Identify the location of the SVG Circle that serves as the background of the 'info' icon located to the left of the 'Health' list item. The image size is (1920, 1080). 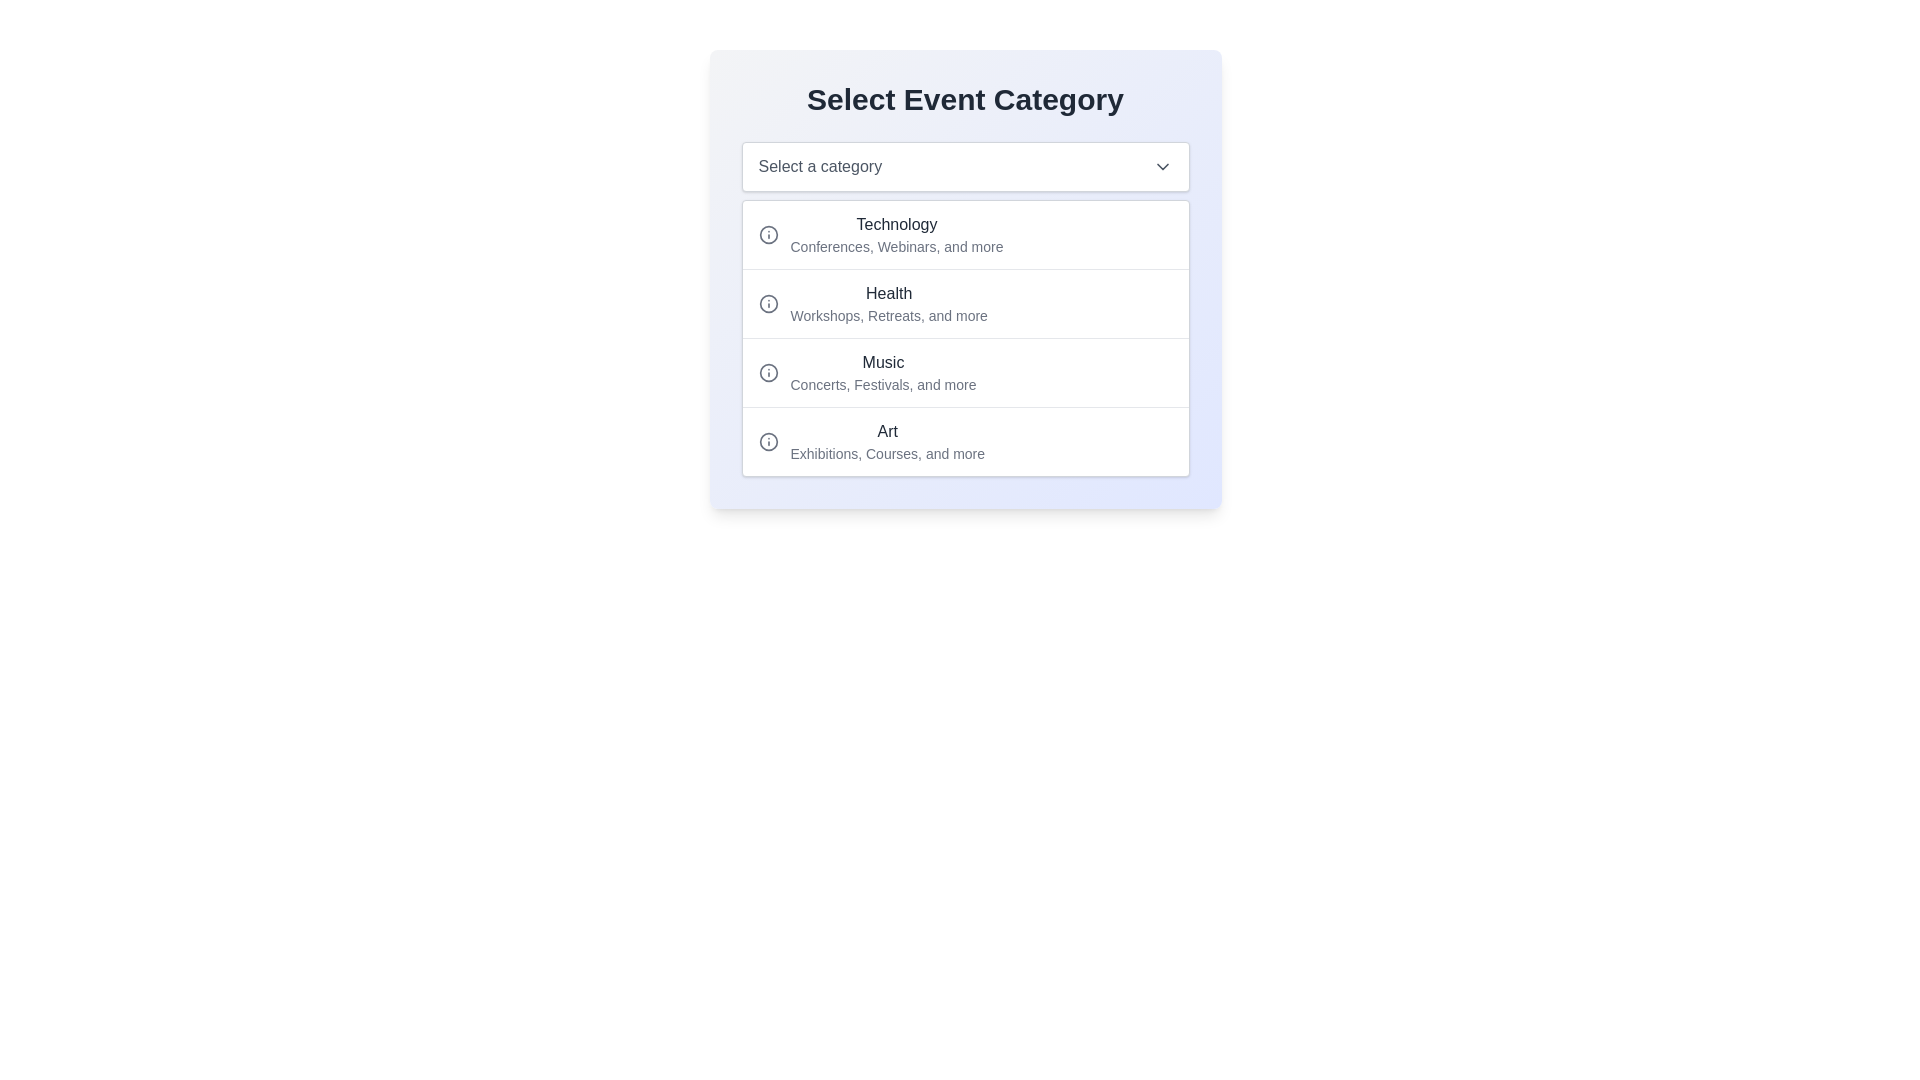
(767, 304).